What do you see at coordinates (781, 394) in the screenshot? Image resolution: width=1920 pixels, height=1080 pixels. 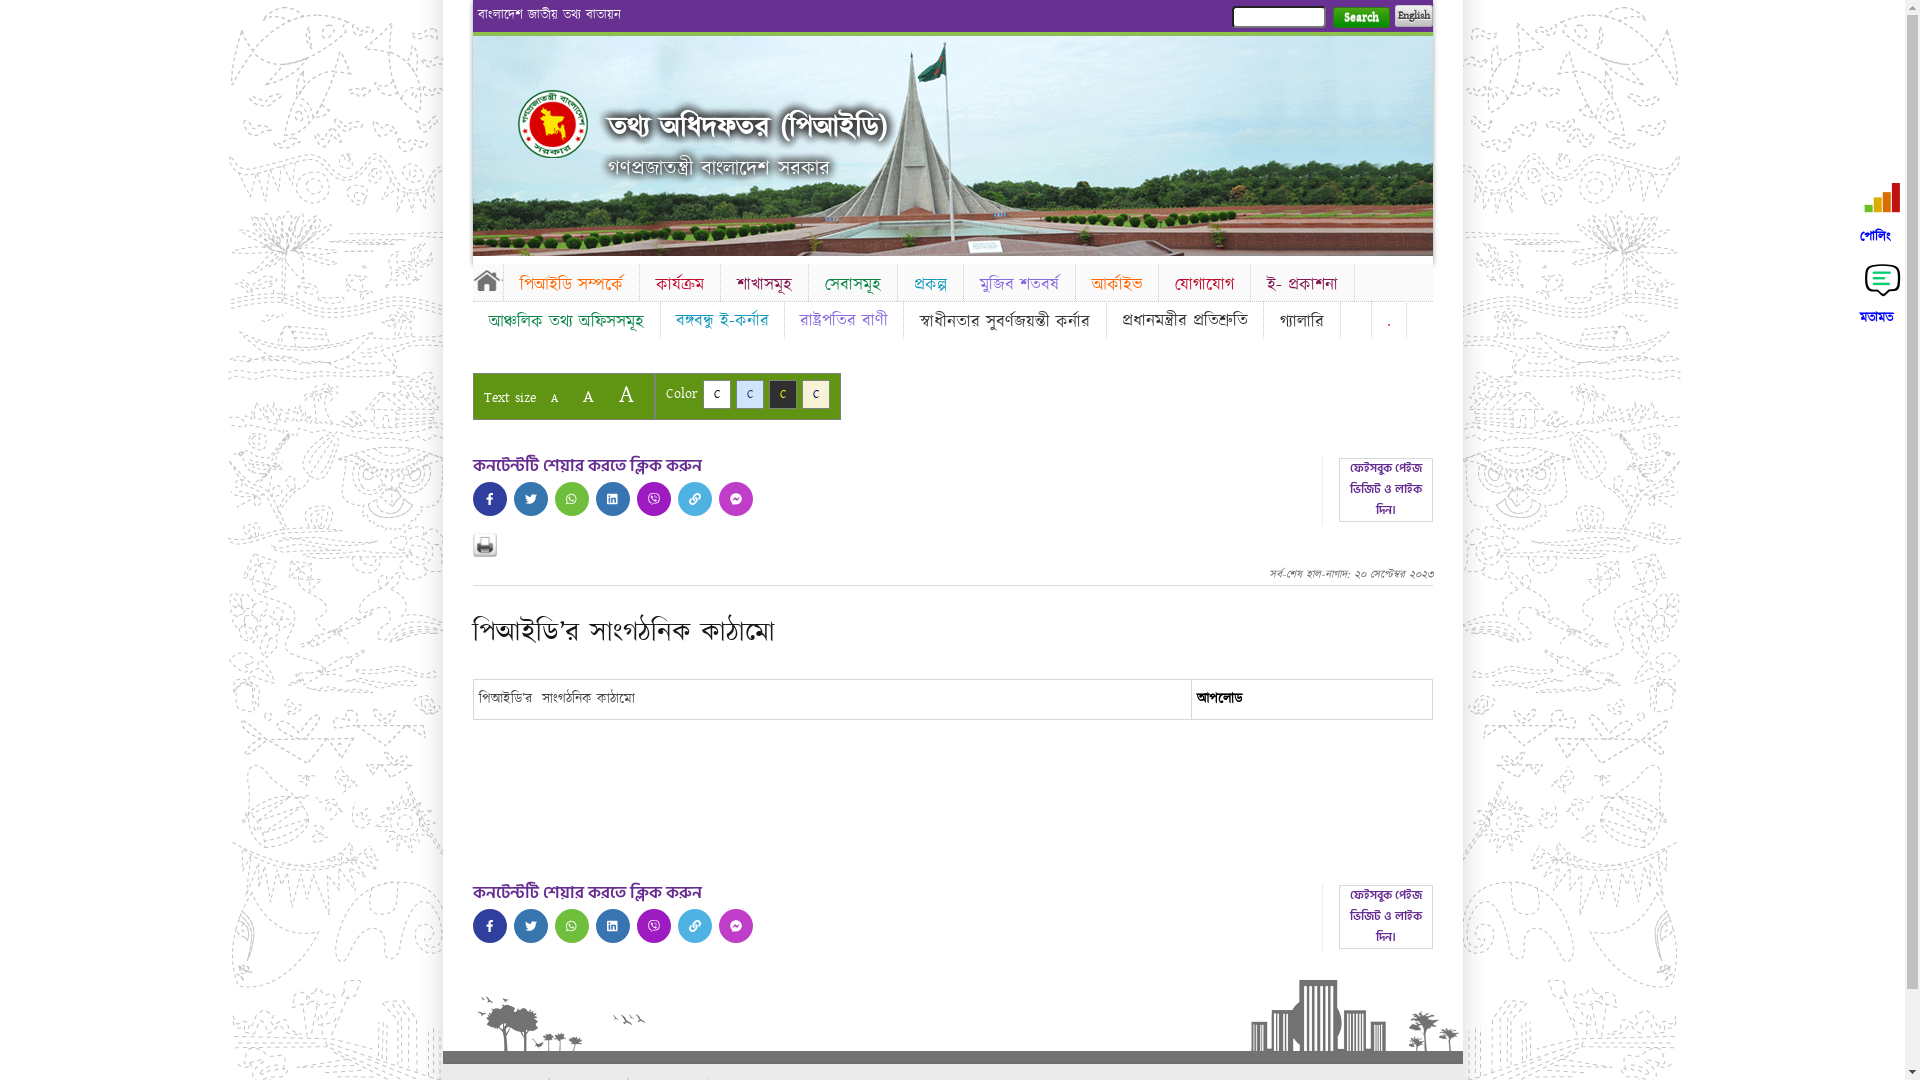 I see `'C'` at bounding box center [781, 394].